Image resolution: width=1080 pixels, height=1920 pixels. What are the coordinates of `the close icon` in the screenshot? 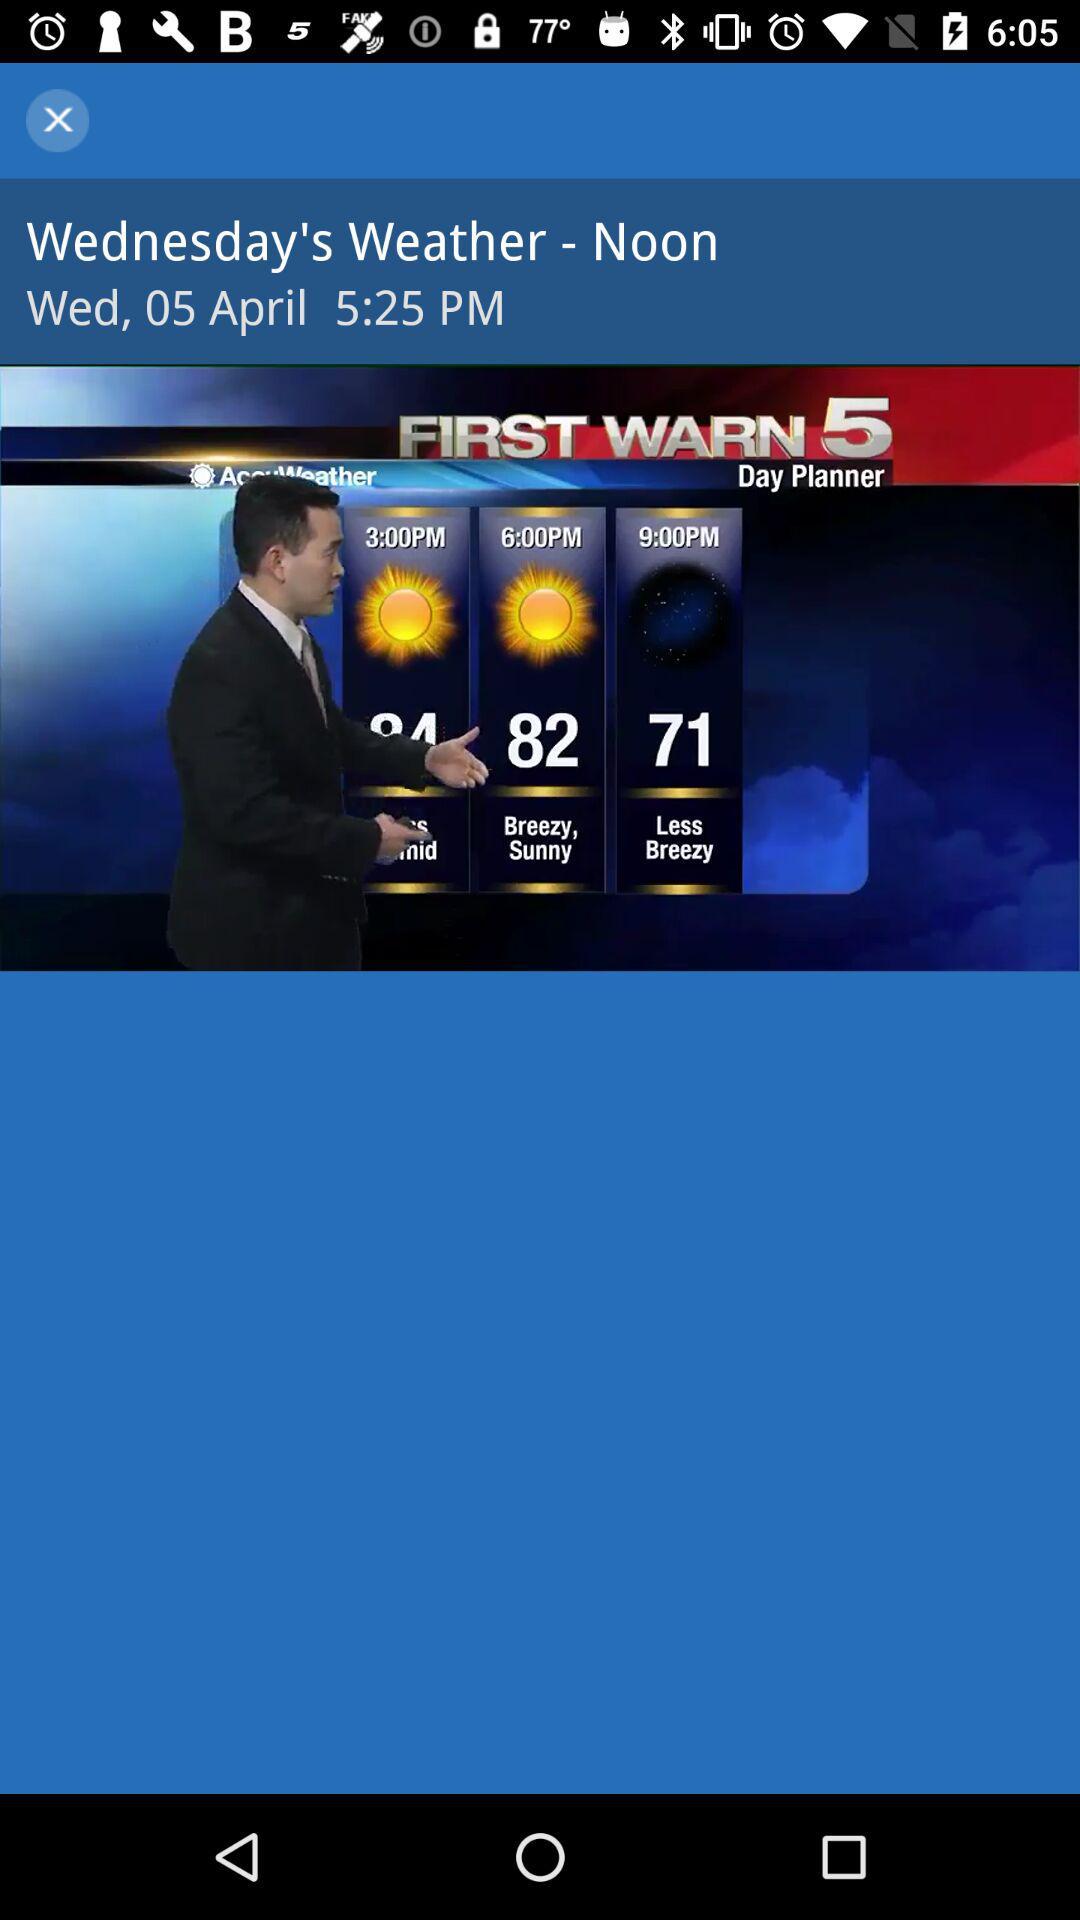 It's located at (56, 119).